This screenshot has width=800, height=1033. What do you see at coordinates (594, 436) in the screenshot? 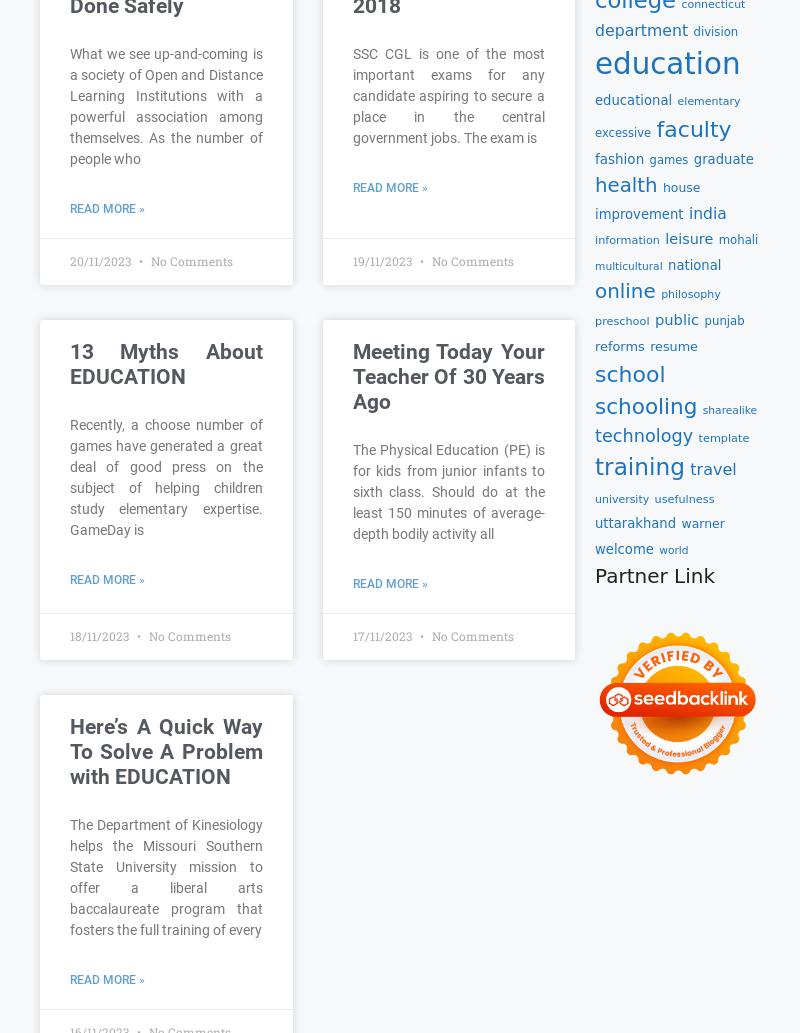
I see `'technology'` at bounding box center [594, 436].